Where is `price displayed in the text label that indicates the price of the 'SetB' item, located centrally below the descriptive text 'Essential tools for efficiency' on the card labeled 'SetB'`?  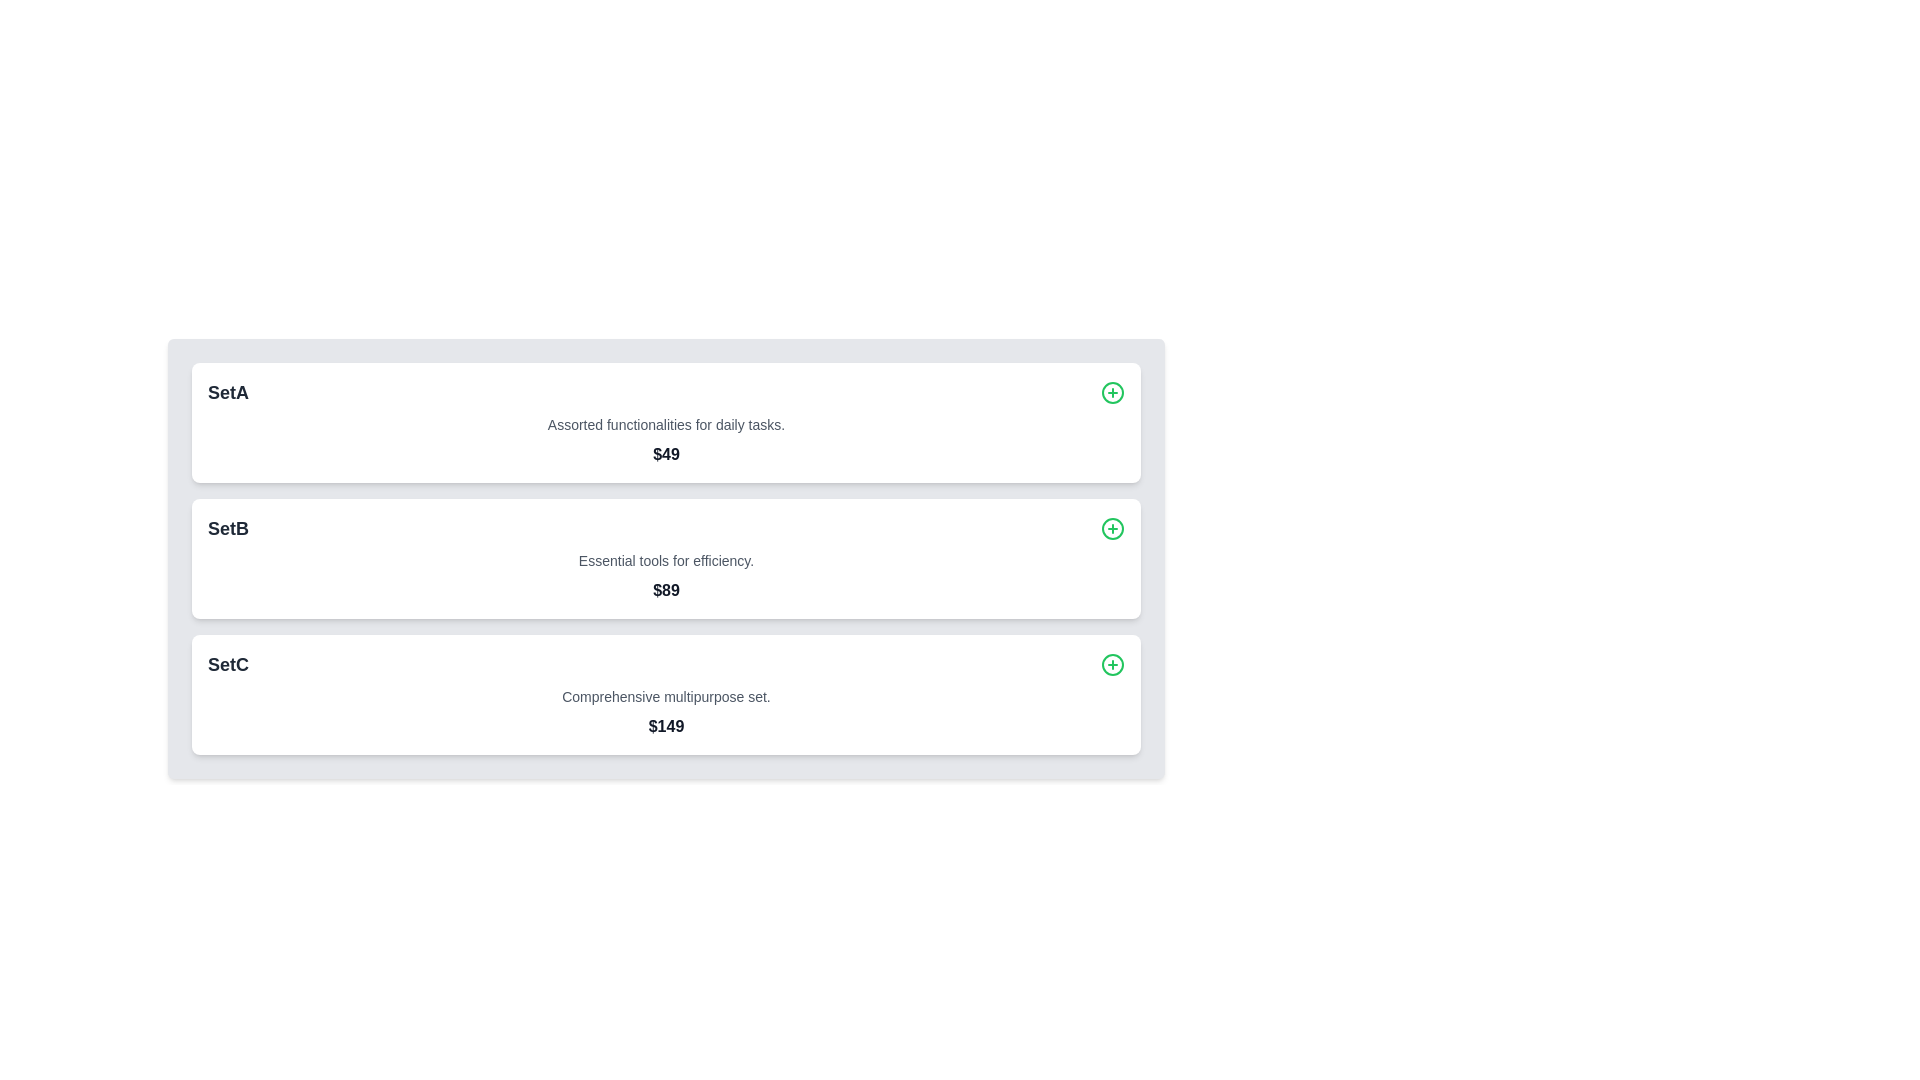
price displayed in the text label that indicates the price of the 'SetB' item, located centrally below the descriptive text 'Essential tools for efficiency' on the card labeled 'SetB' is located at coordinates (666, 589).